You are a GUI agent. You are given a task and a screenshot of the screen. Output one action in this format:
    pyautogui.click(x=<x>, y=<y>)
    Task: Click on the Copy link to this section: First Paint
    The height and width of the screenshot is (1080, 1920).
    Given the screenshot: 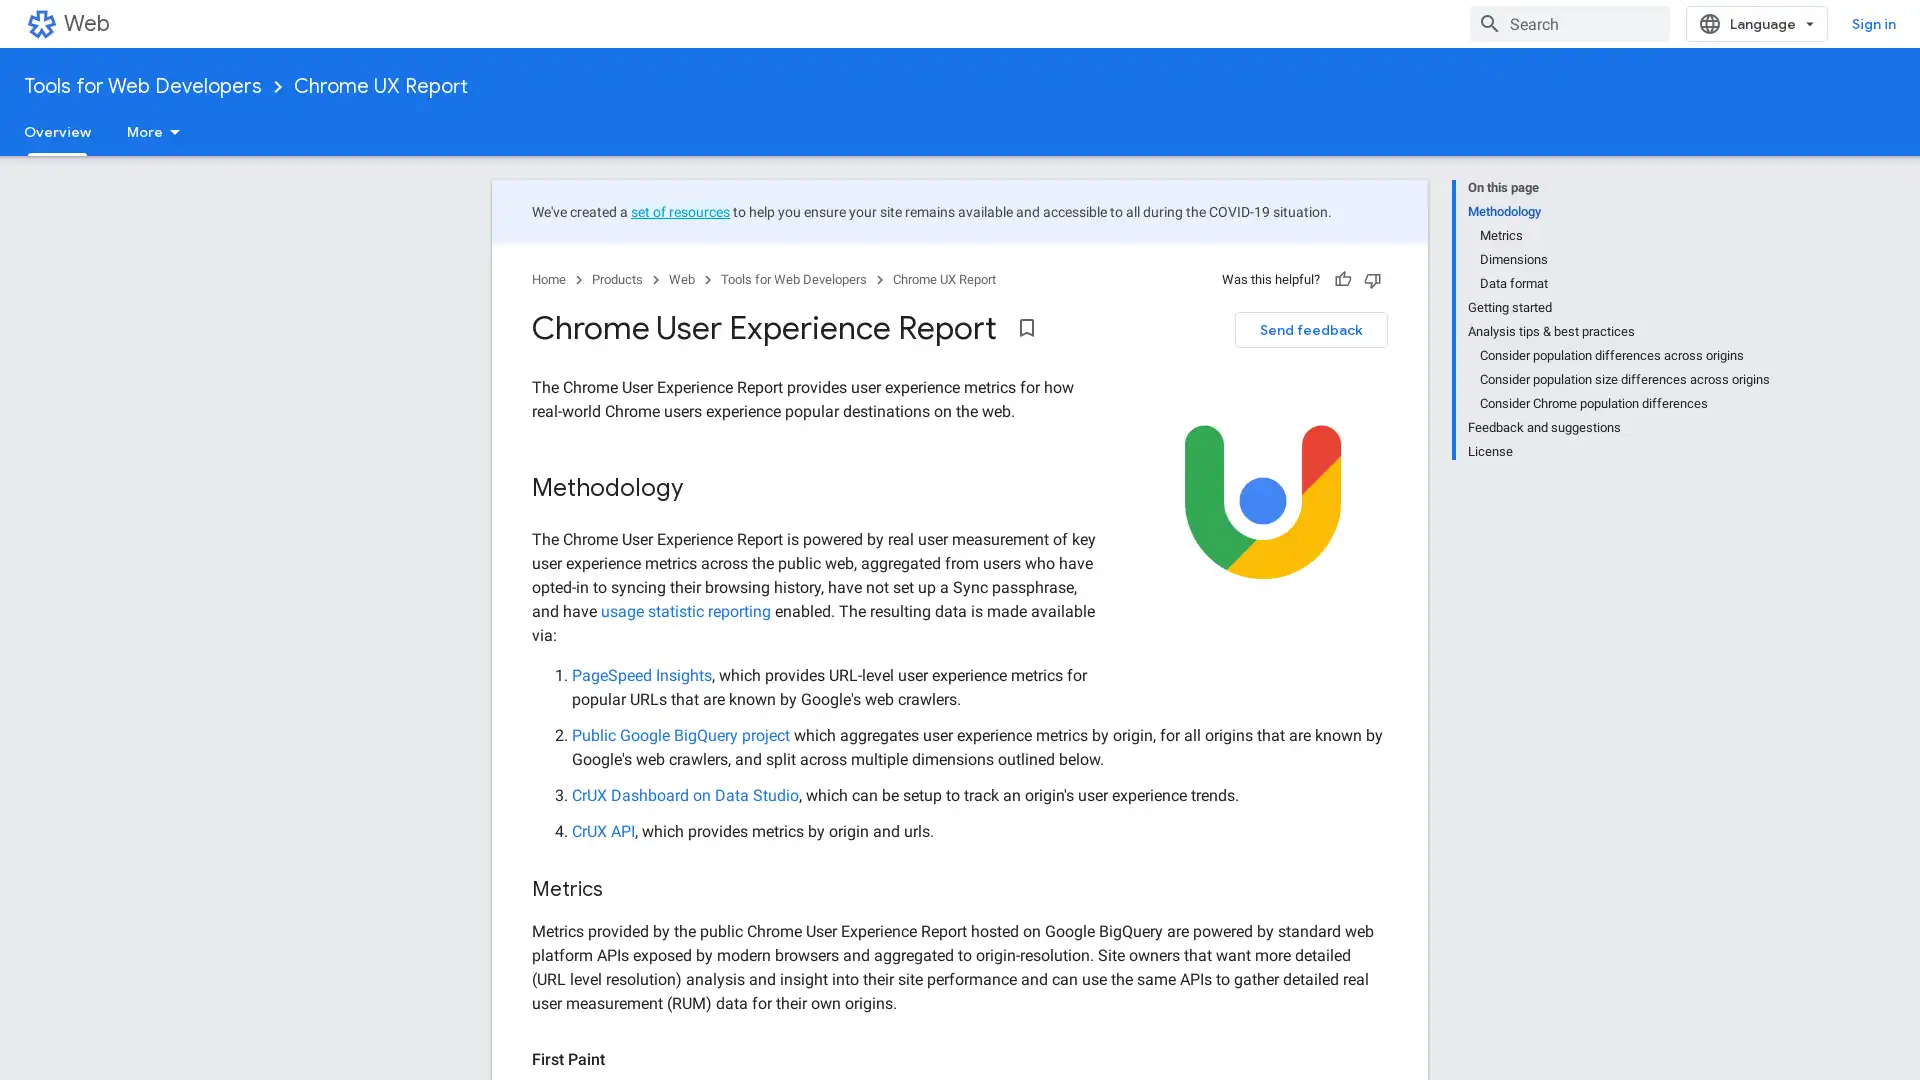 What is the action you would take?
    pyautogui.click(x=623, y=1059)
    